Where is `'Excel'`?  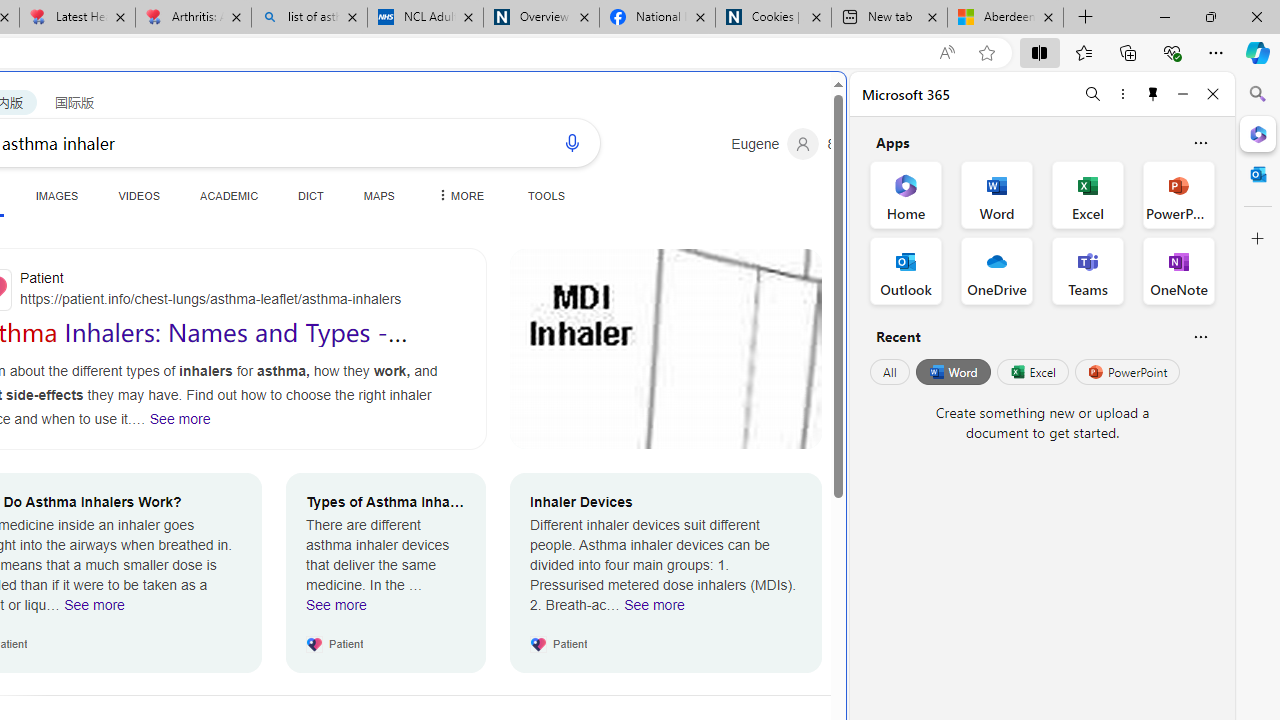 'Excel' is located at coordinates (1032, 372).